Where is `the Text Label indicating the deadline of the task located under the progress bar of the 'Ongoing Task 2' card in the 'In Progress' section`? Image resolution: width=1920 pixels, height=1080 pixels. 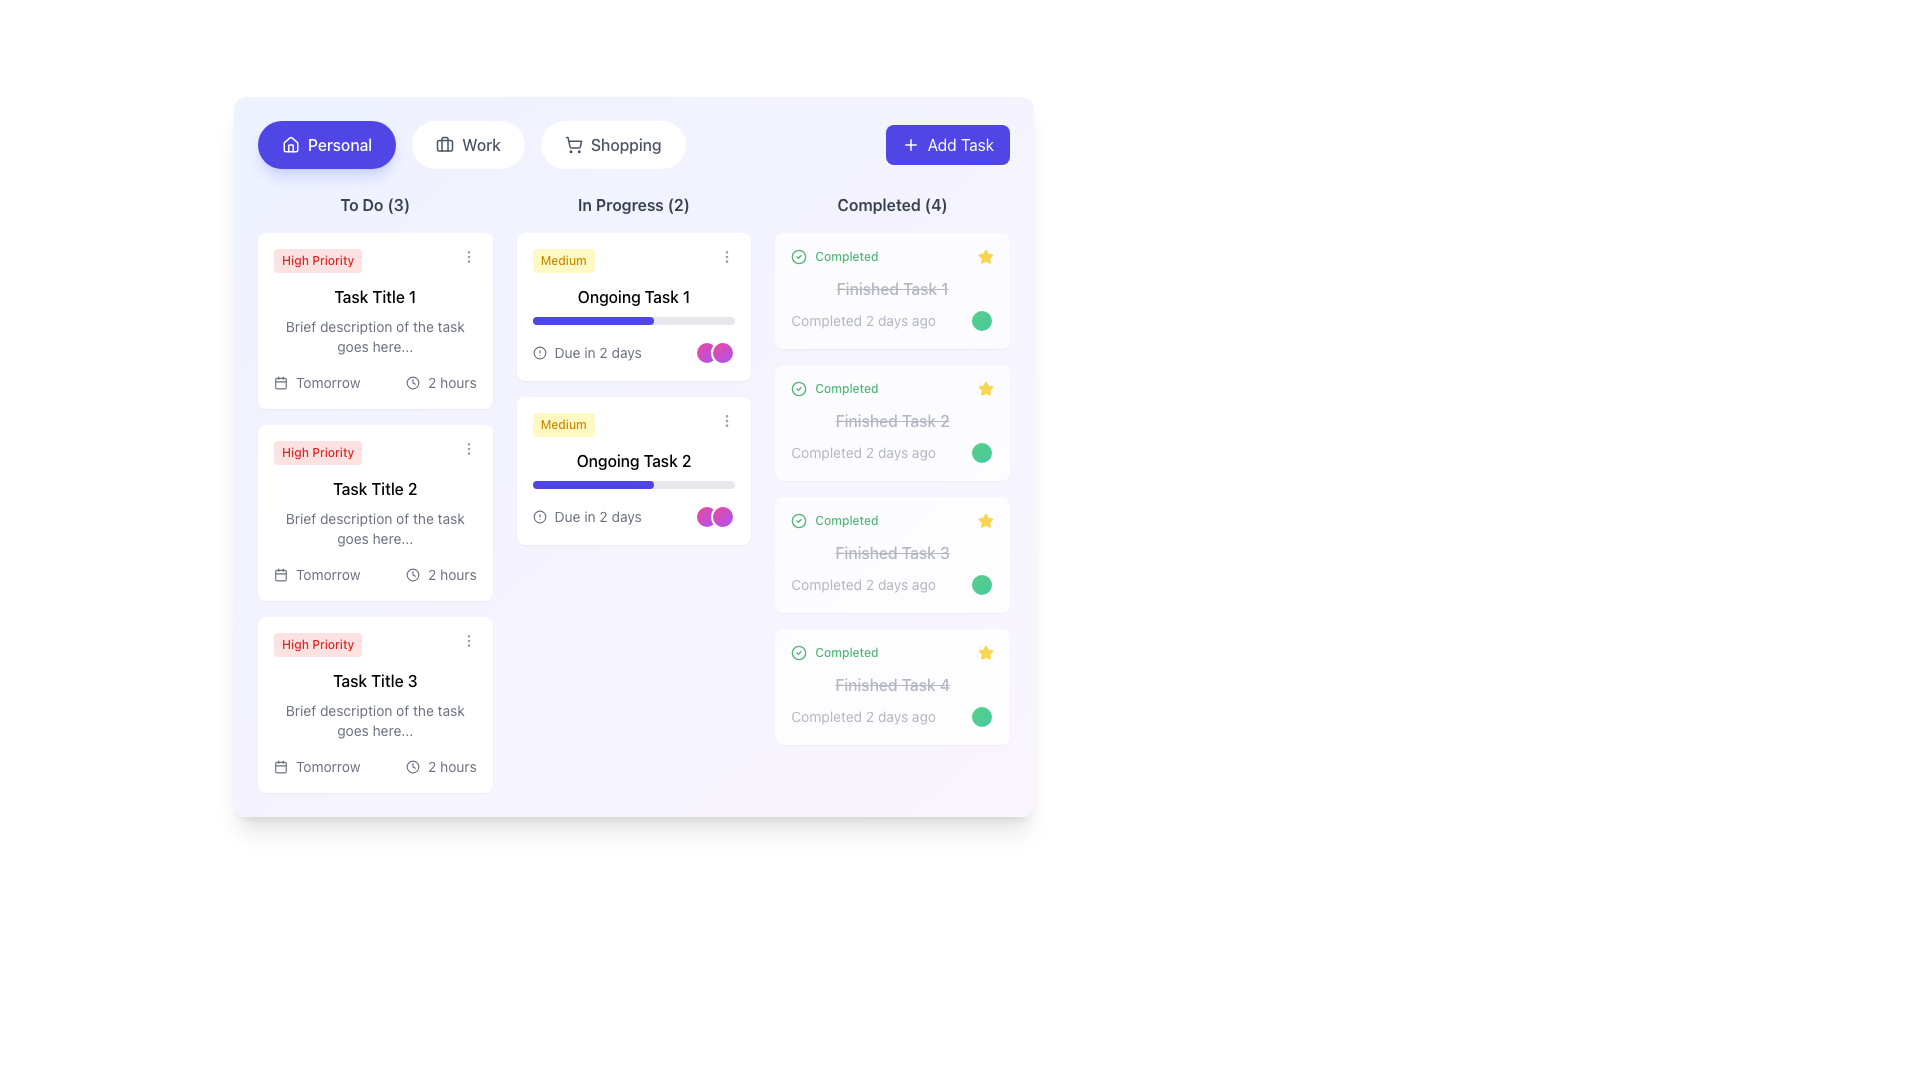
the Text Label indicating the deadline of the task located under the progress bar of the 'Ongoing Task 2' card in the 'In Progress' section is located at coordinates (597, 515).